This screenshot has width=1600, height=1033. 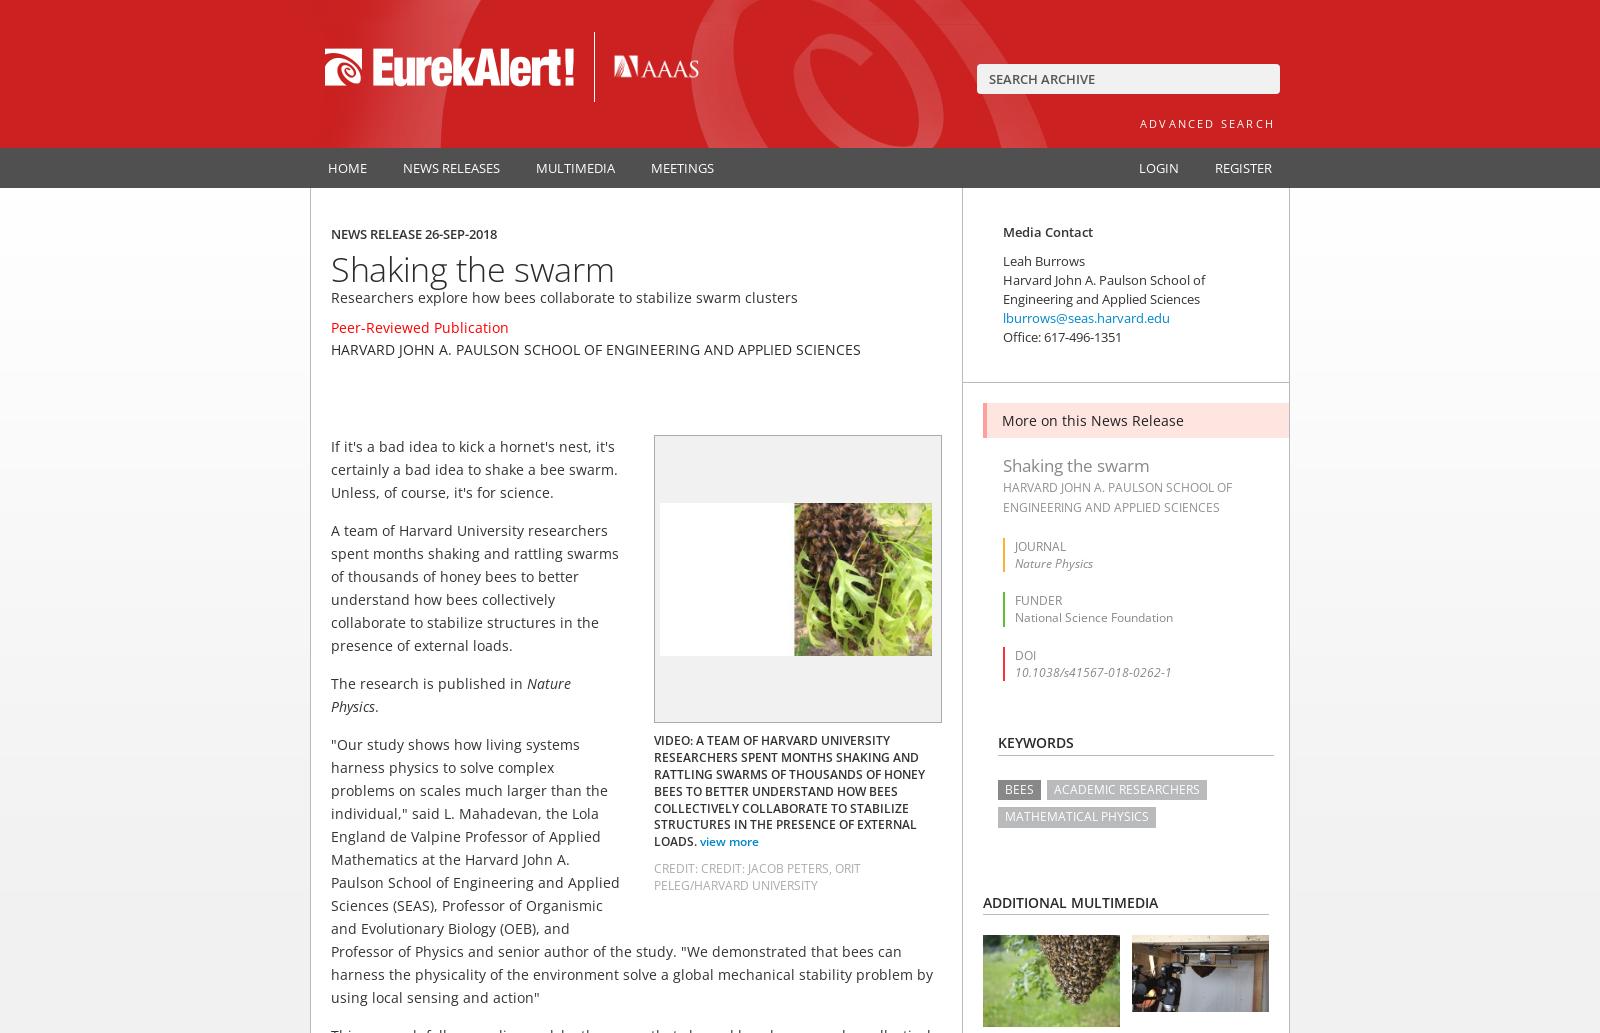 I want to click on 'Leah Burrows', so click(x=1044, y=260).